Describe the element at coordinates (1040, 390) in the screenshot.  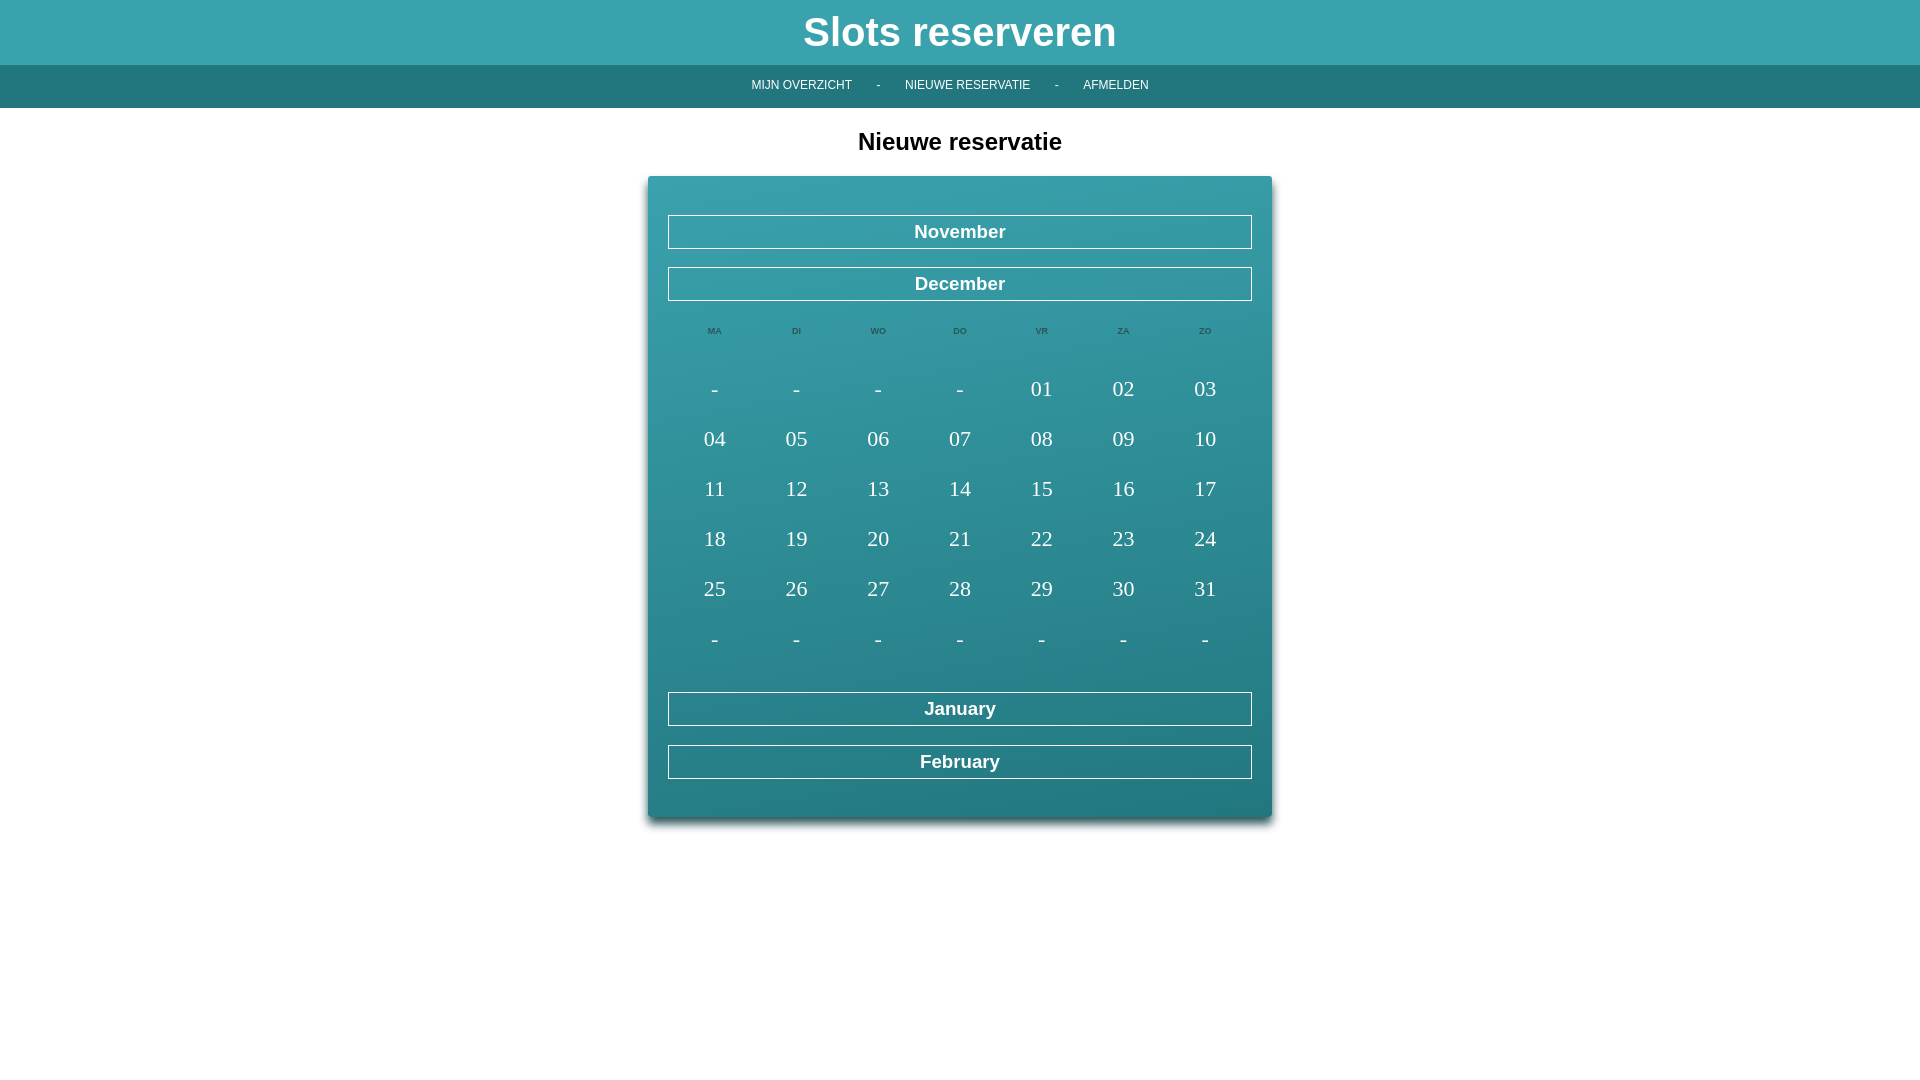
I see `'01'` at that location.